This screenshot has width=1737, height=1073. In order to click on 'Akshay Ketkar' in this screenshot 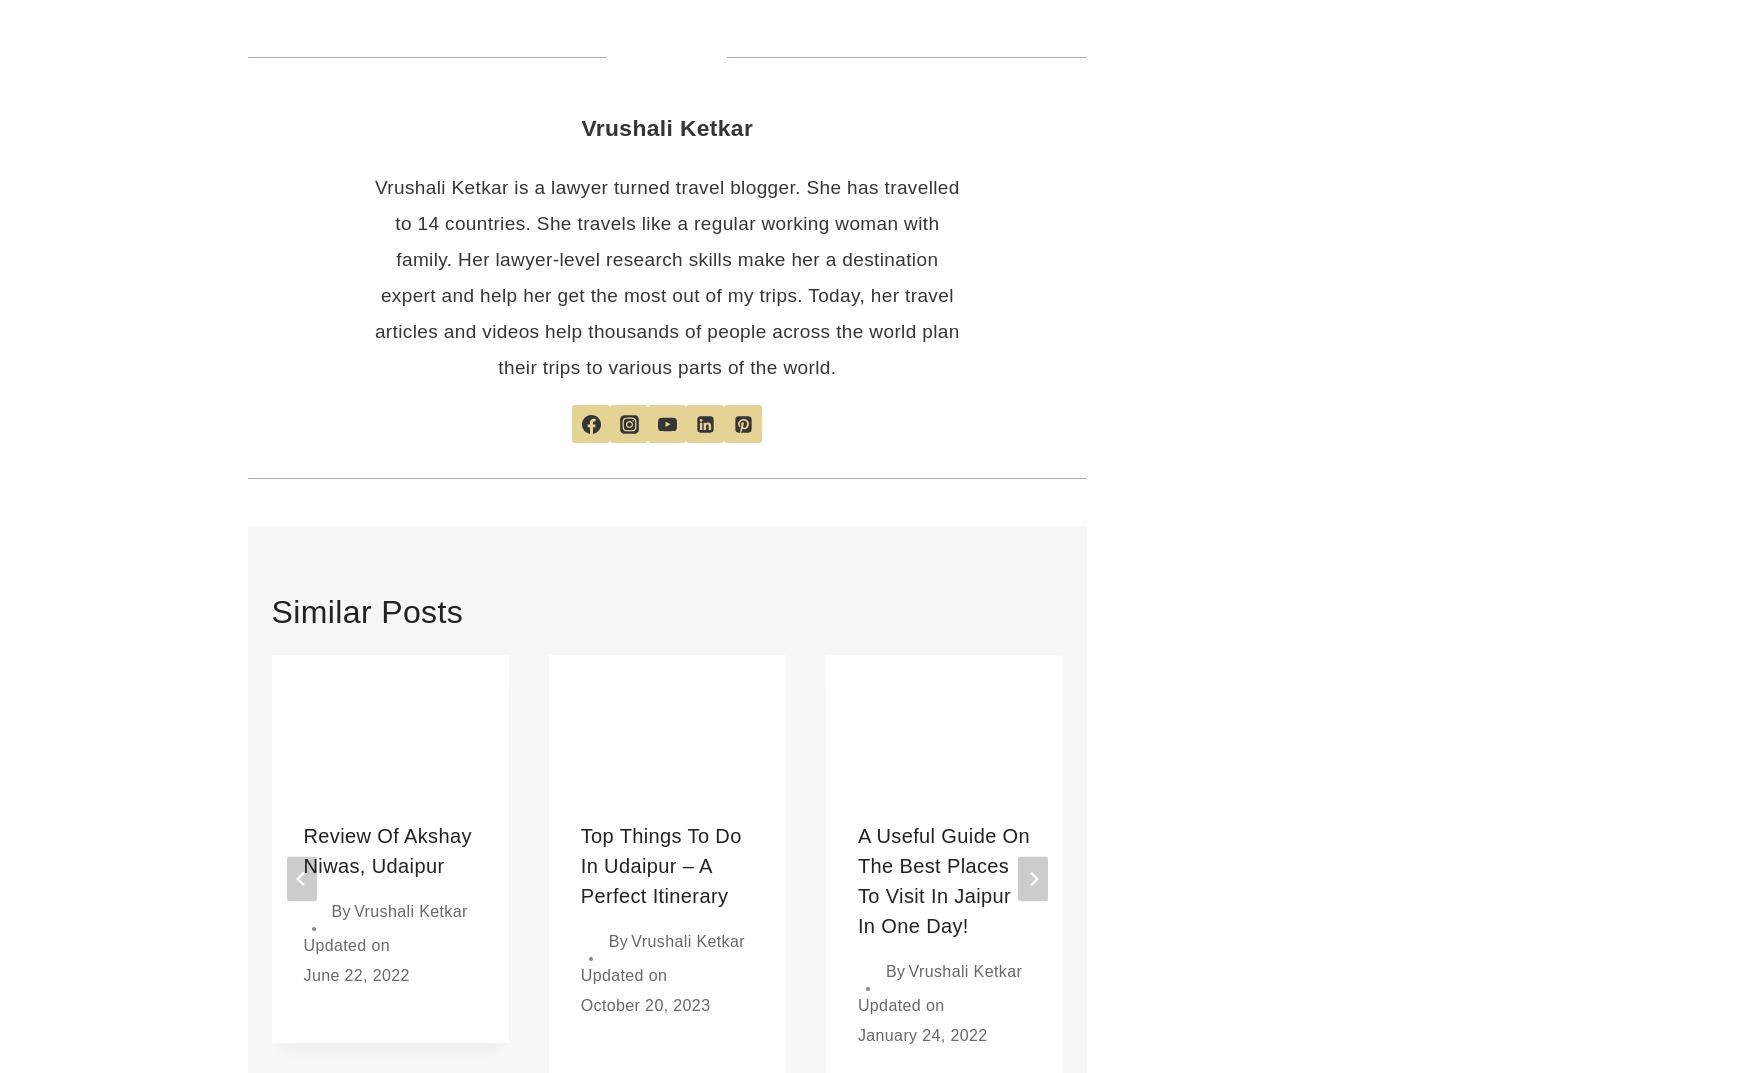, I will do `click(1516, 940)`.